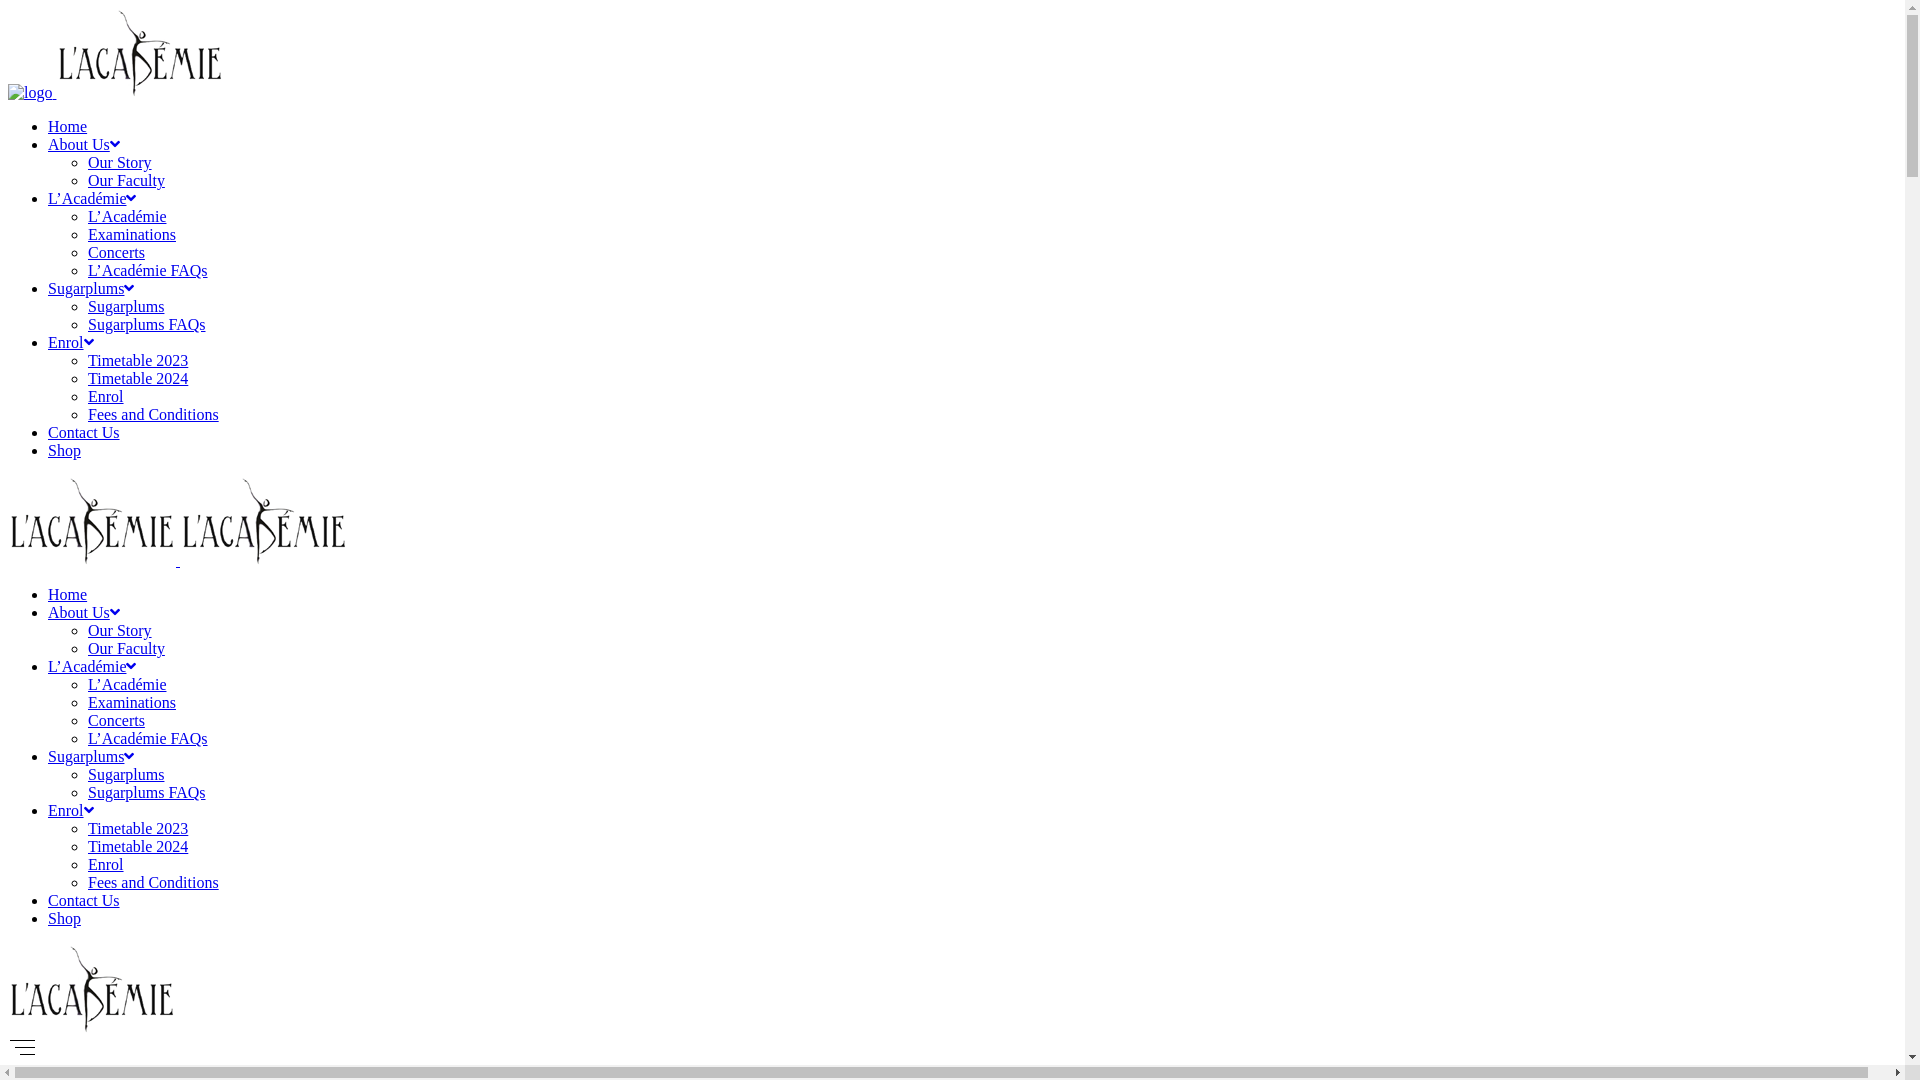 This screenshot has height=1080, width=1920. What do you see at coordinates (124, 773) in the screenshot?
I see `'Sugarplums'` at bounding box center [124, 773].